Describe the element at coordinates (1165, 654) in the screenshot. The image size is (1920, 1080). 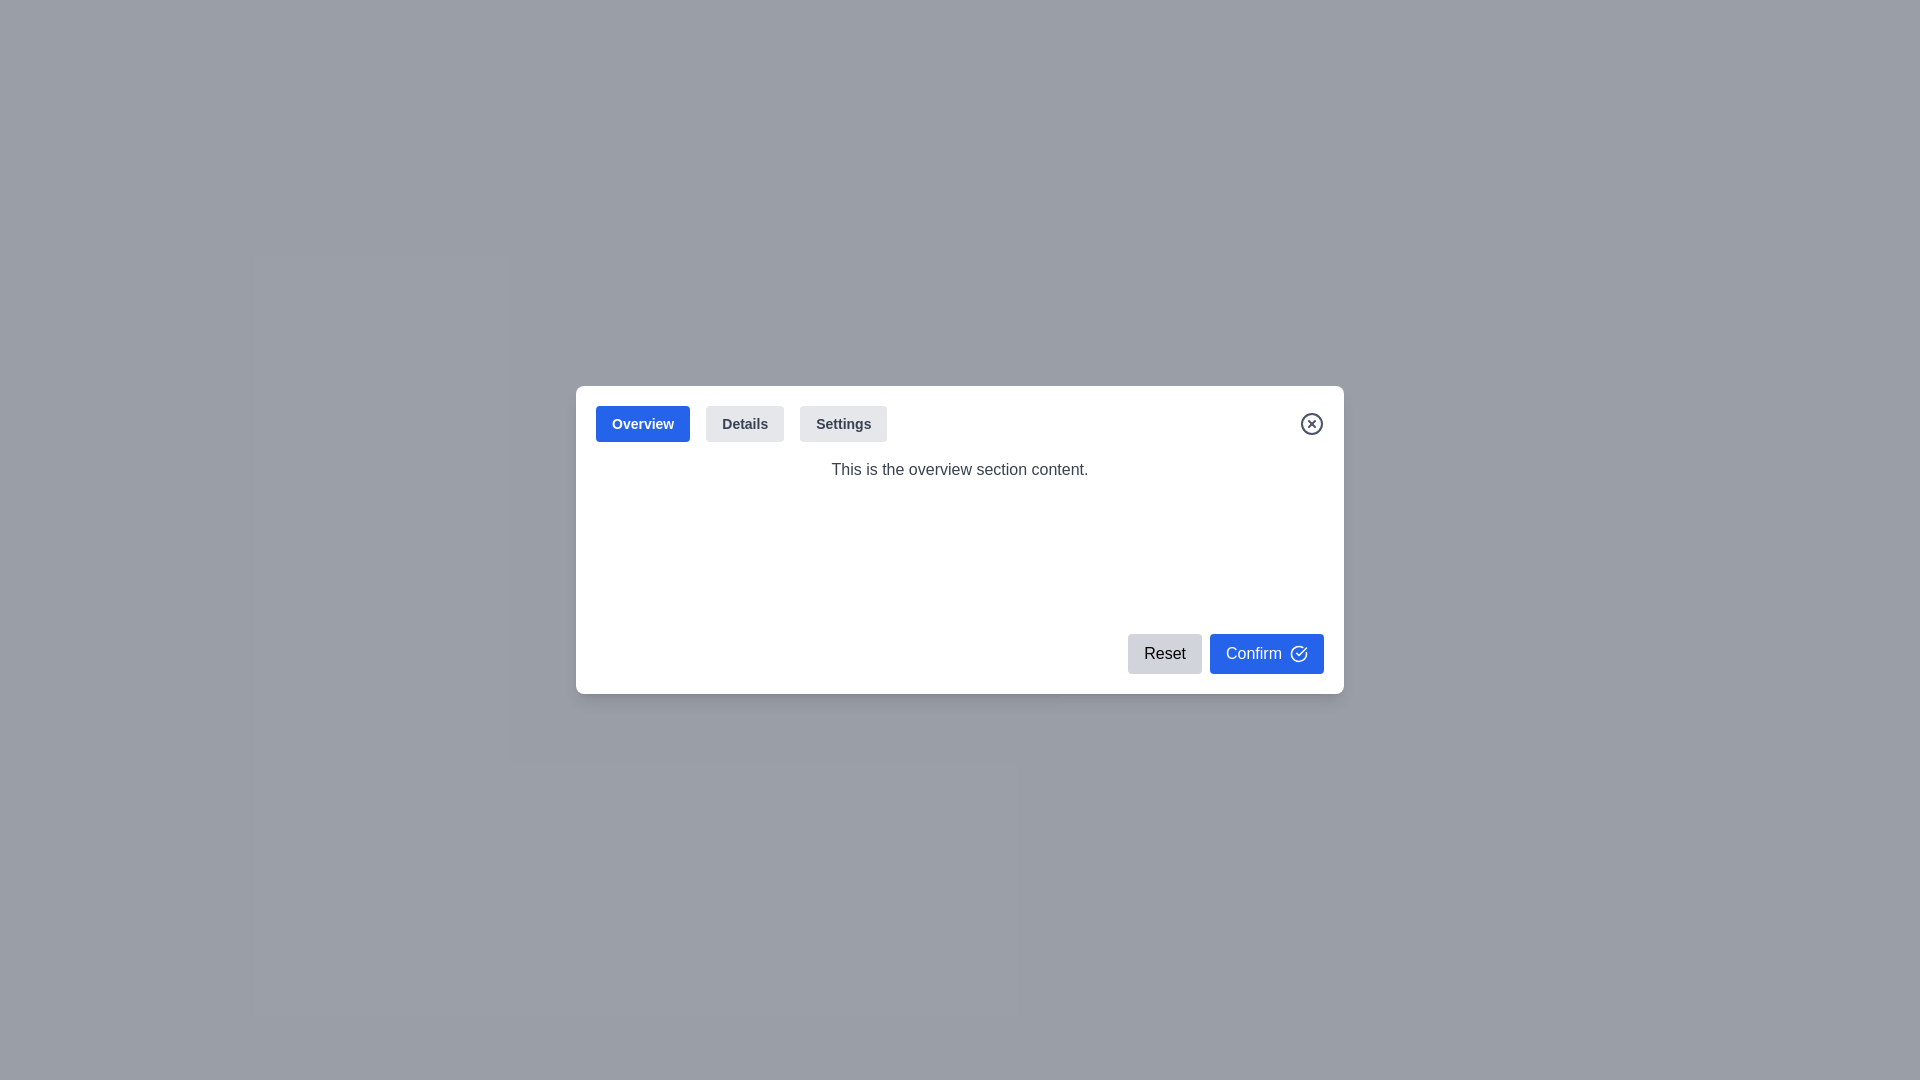
I see `'Reset' button to reset the dialog to the 'Overview' tab` at that location.